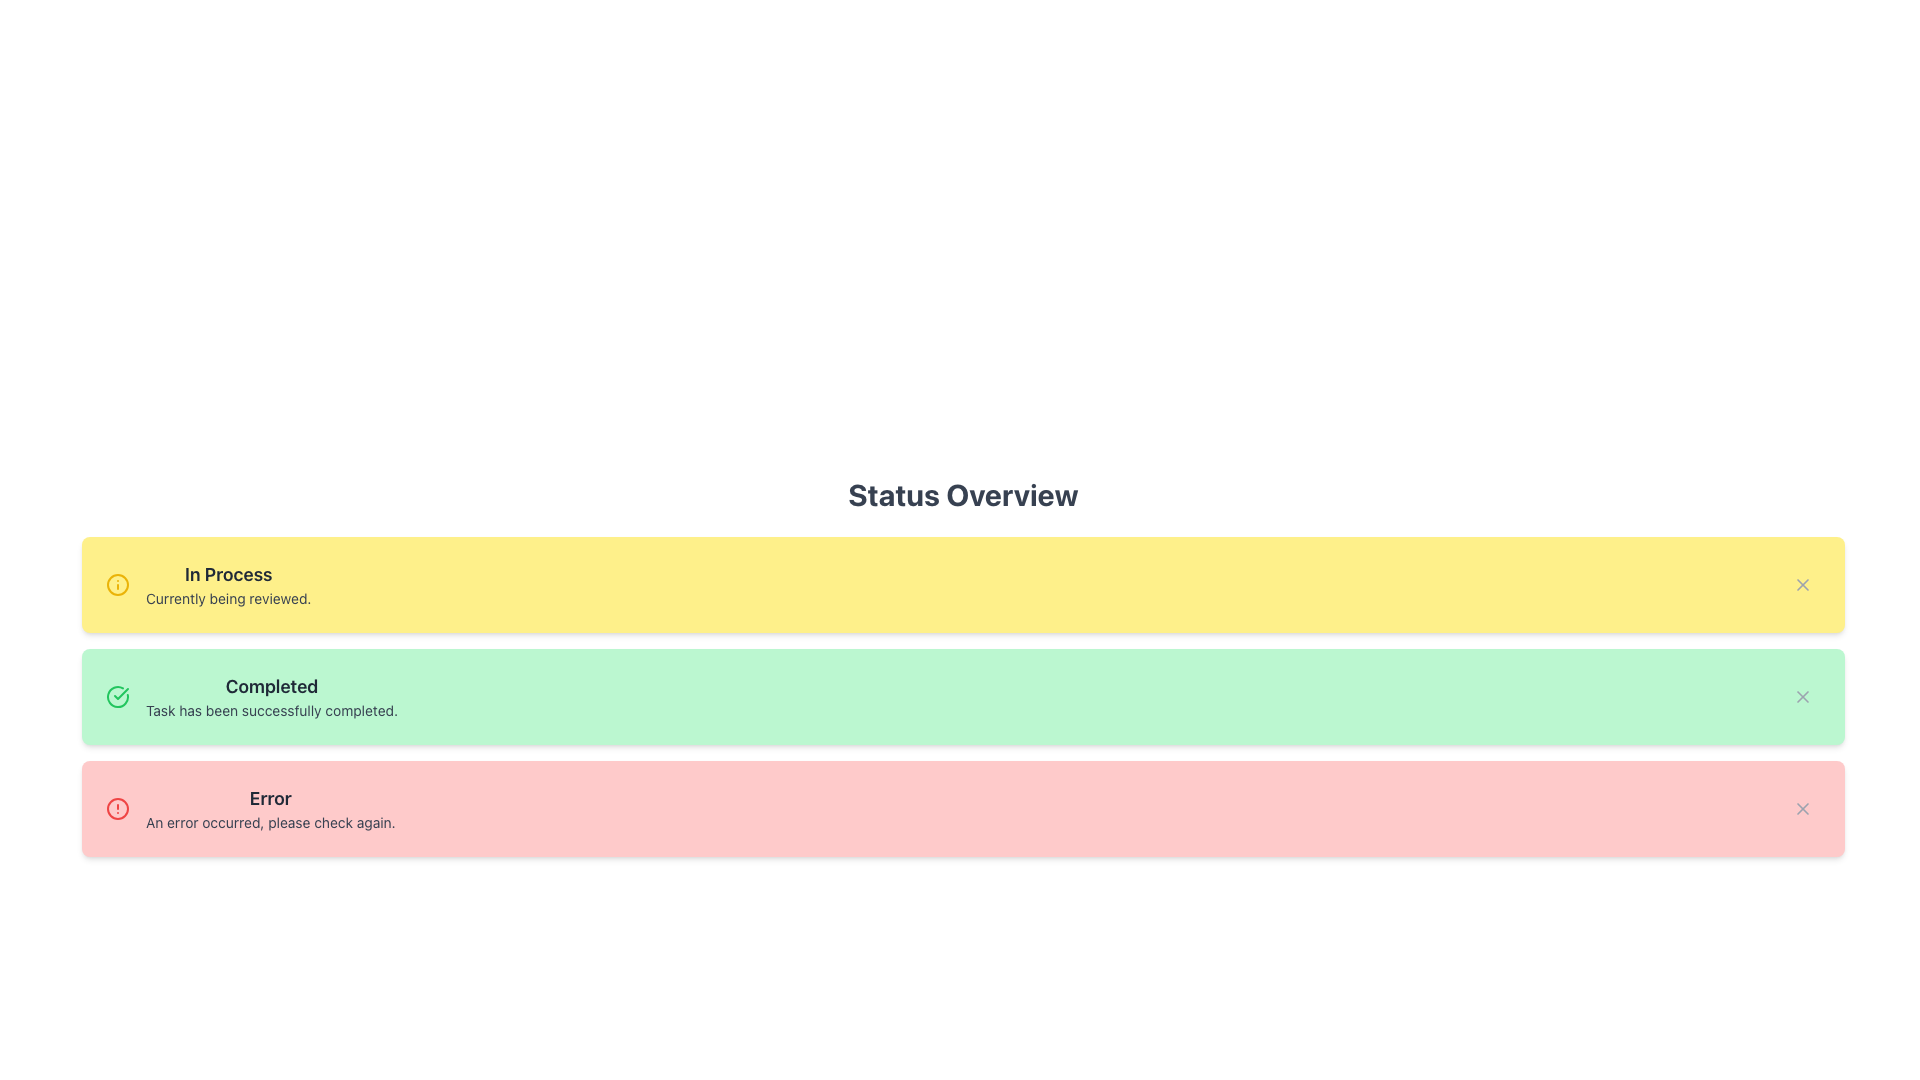 The height and width of the screenshot is (1080, 1920). Describe the element at coordinates (269, 797) in the screenshot. I see `the title text of the error alert box, which is positioned at the top of the red alert box, drawing attention to the error message below` at that location.